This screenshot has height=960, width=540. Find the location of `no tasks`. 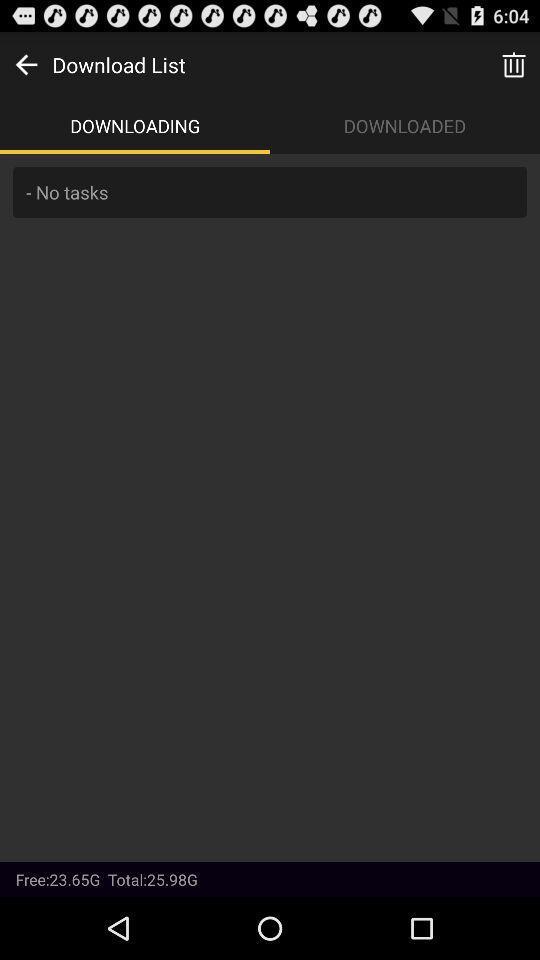

no tasks is located at coordinates (270, 506).